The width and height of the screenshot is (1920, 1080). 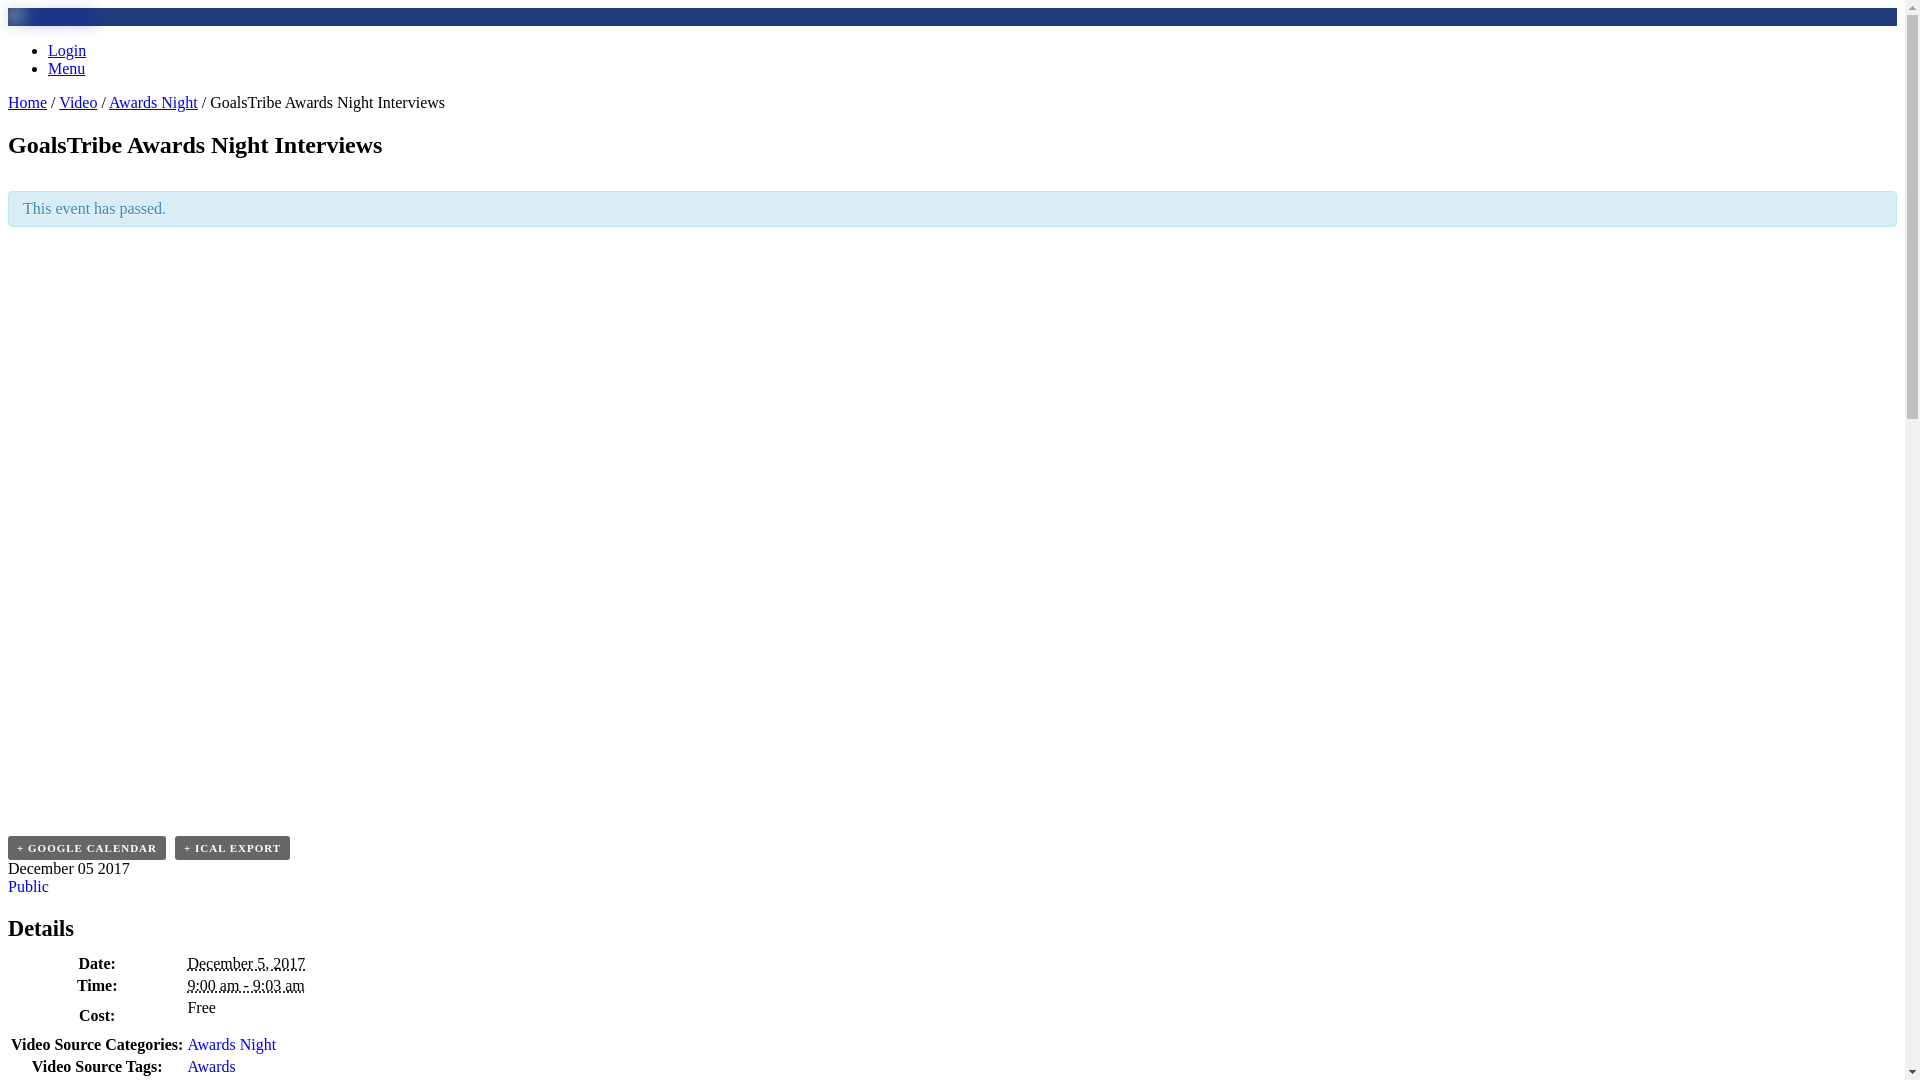 What do you see at coordinates (28, 885) in the screenshot?
I see `'Public'` at bounding box center [28, 885].